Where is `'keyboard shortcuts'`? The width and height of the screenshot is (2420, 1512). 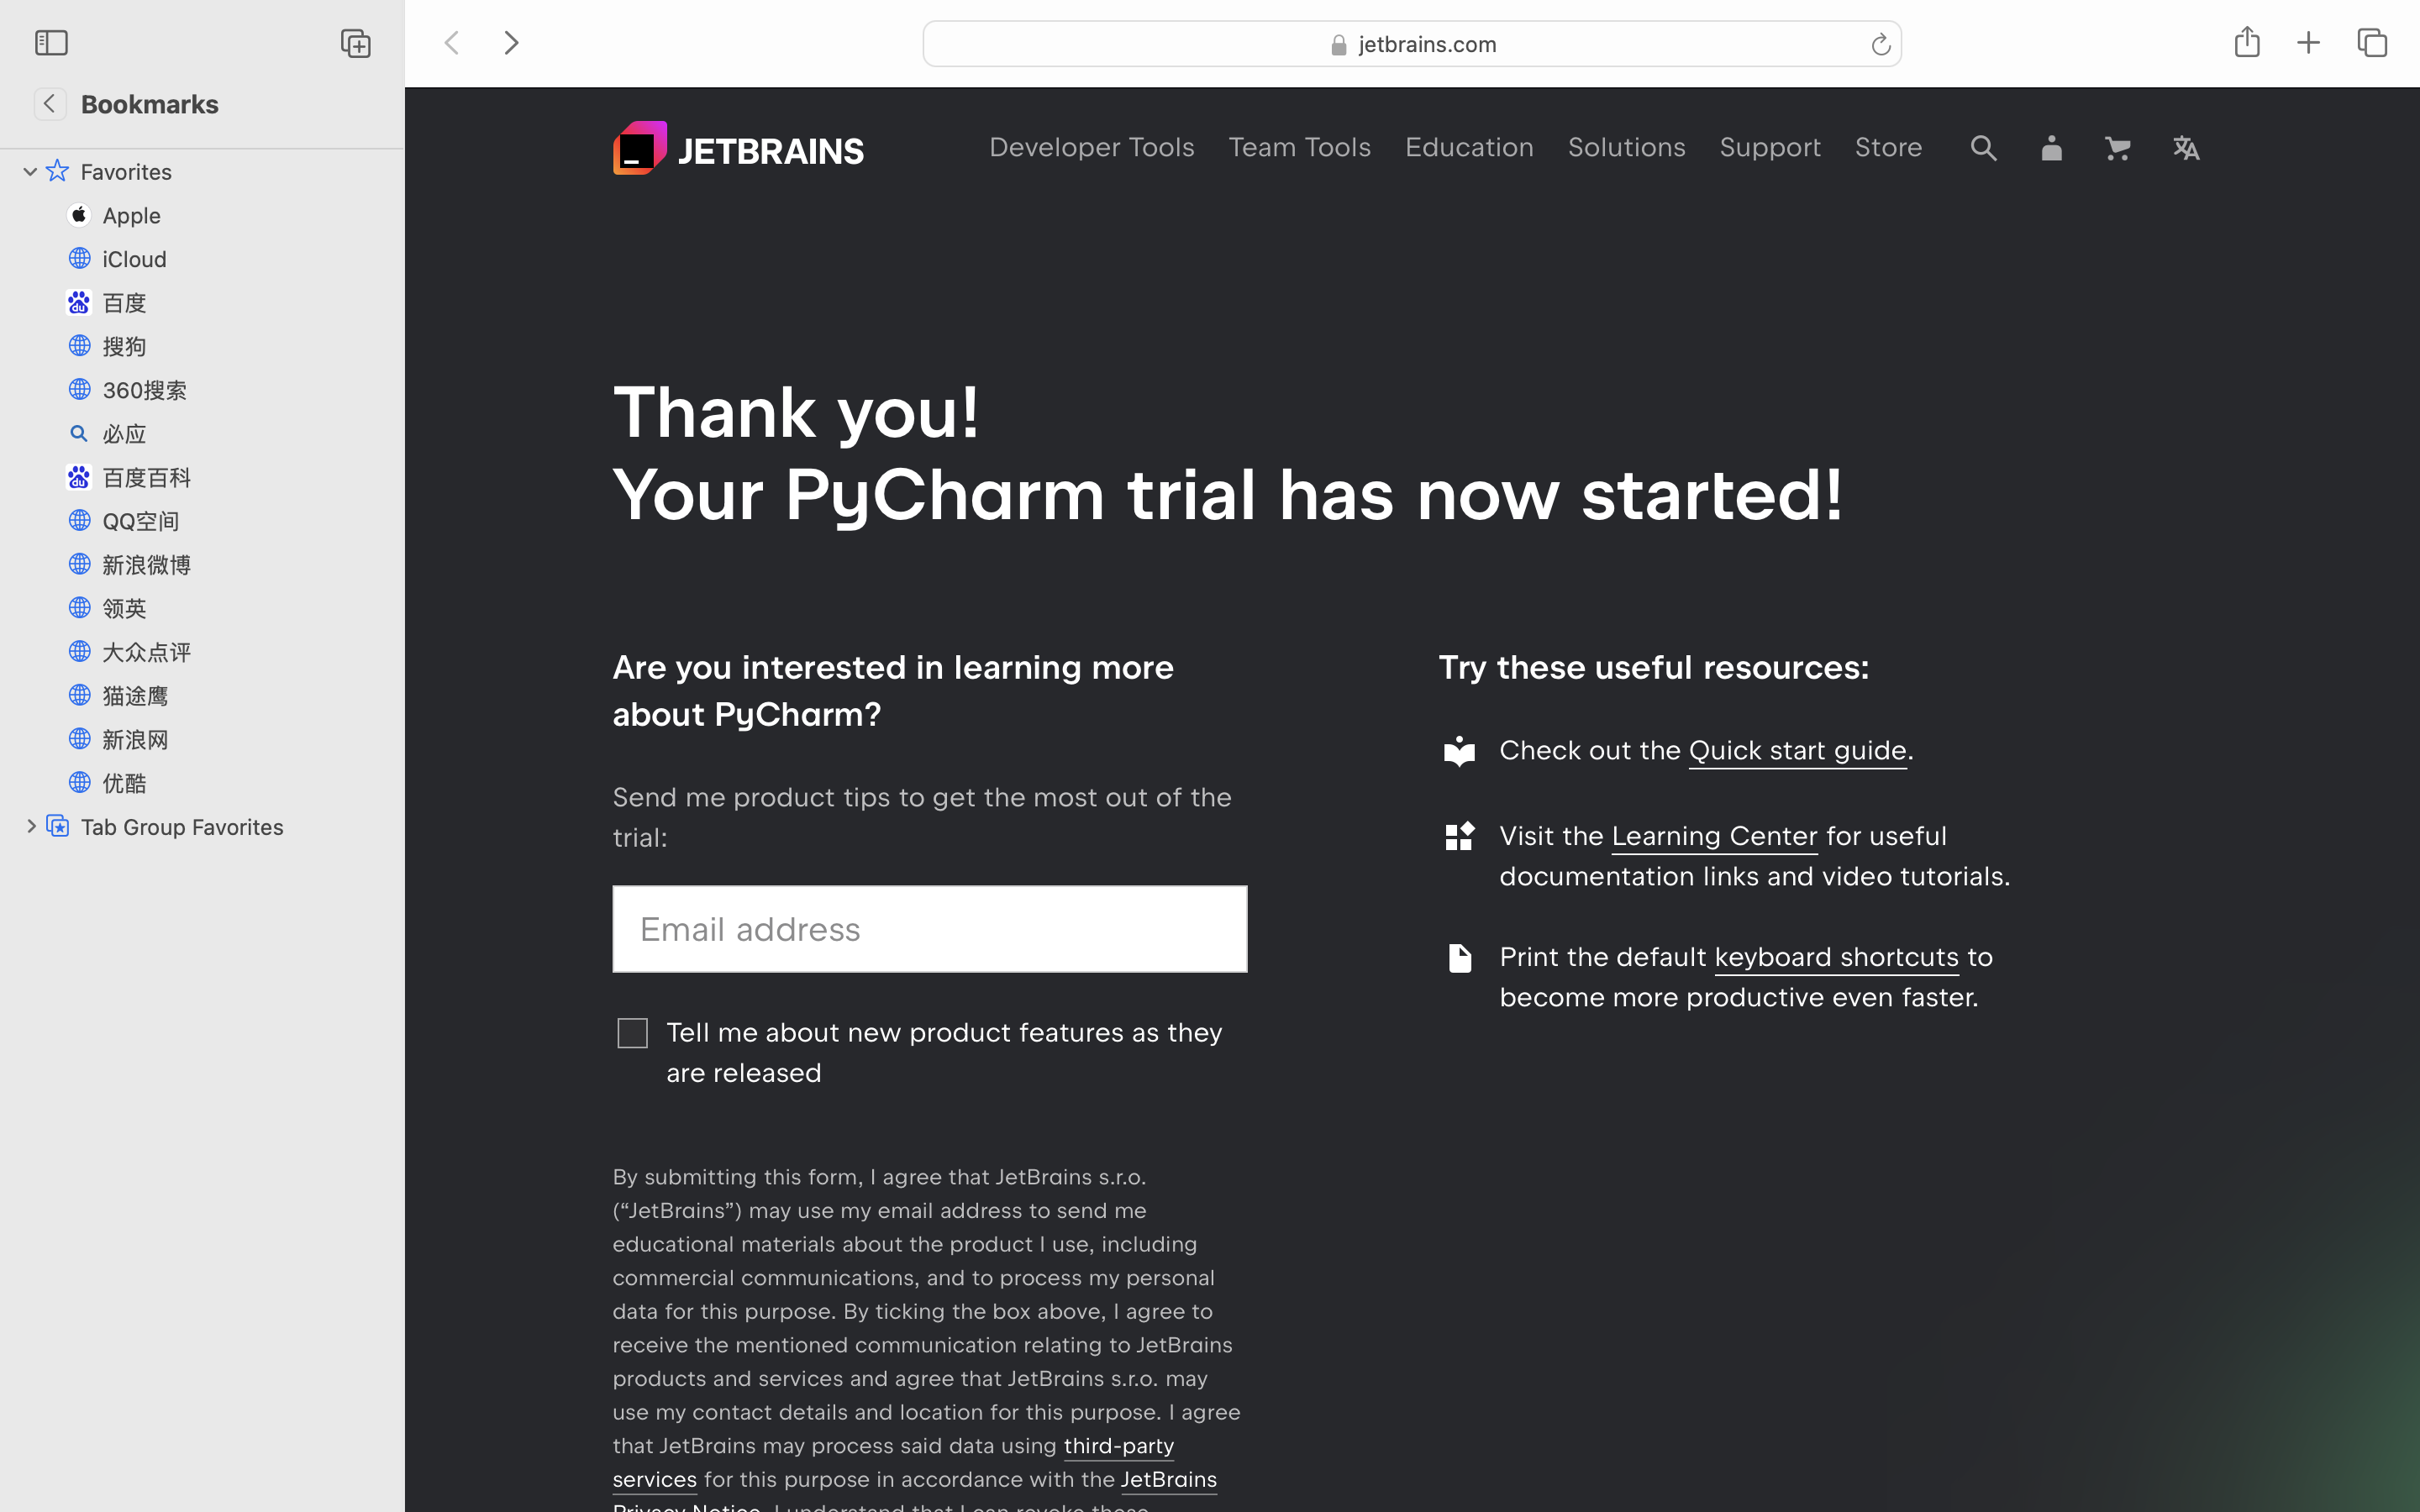
'keyboard shortcuts' is located at coordinates (1835, 956).